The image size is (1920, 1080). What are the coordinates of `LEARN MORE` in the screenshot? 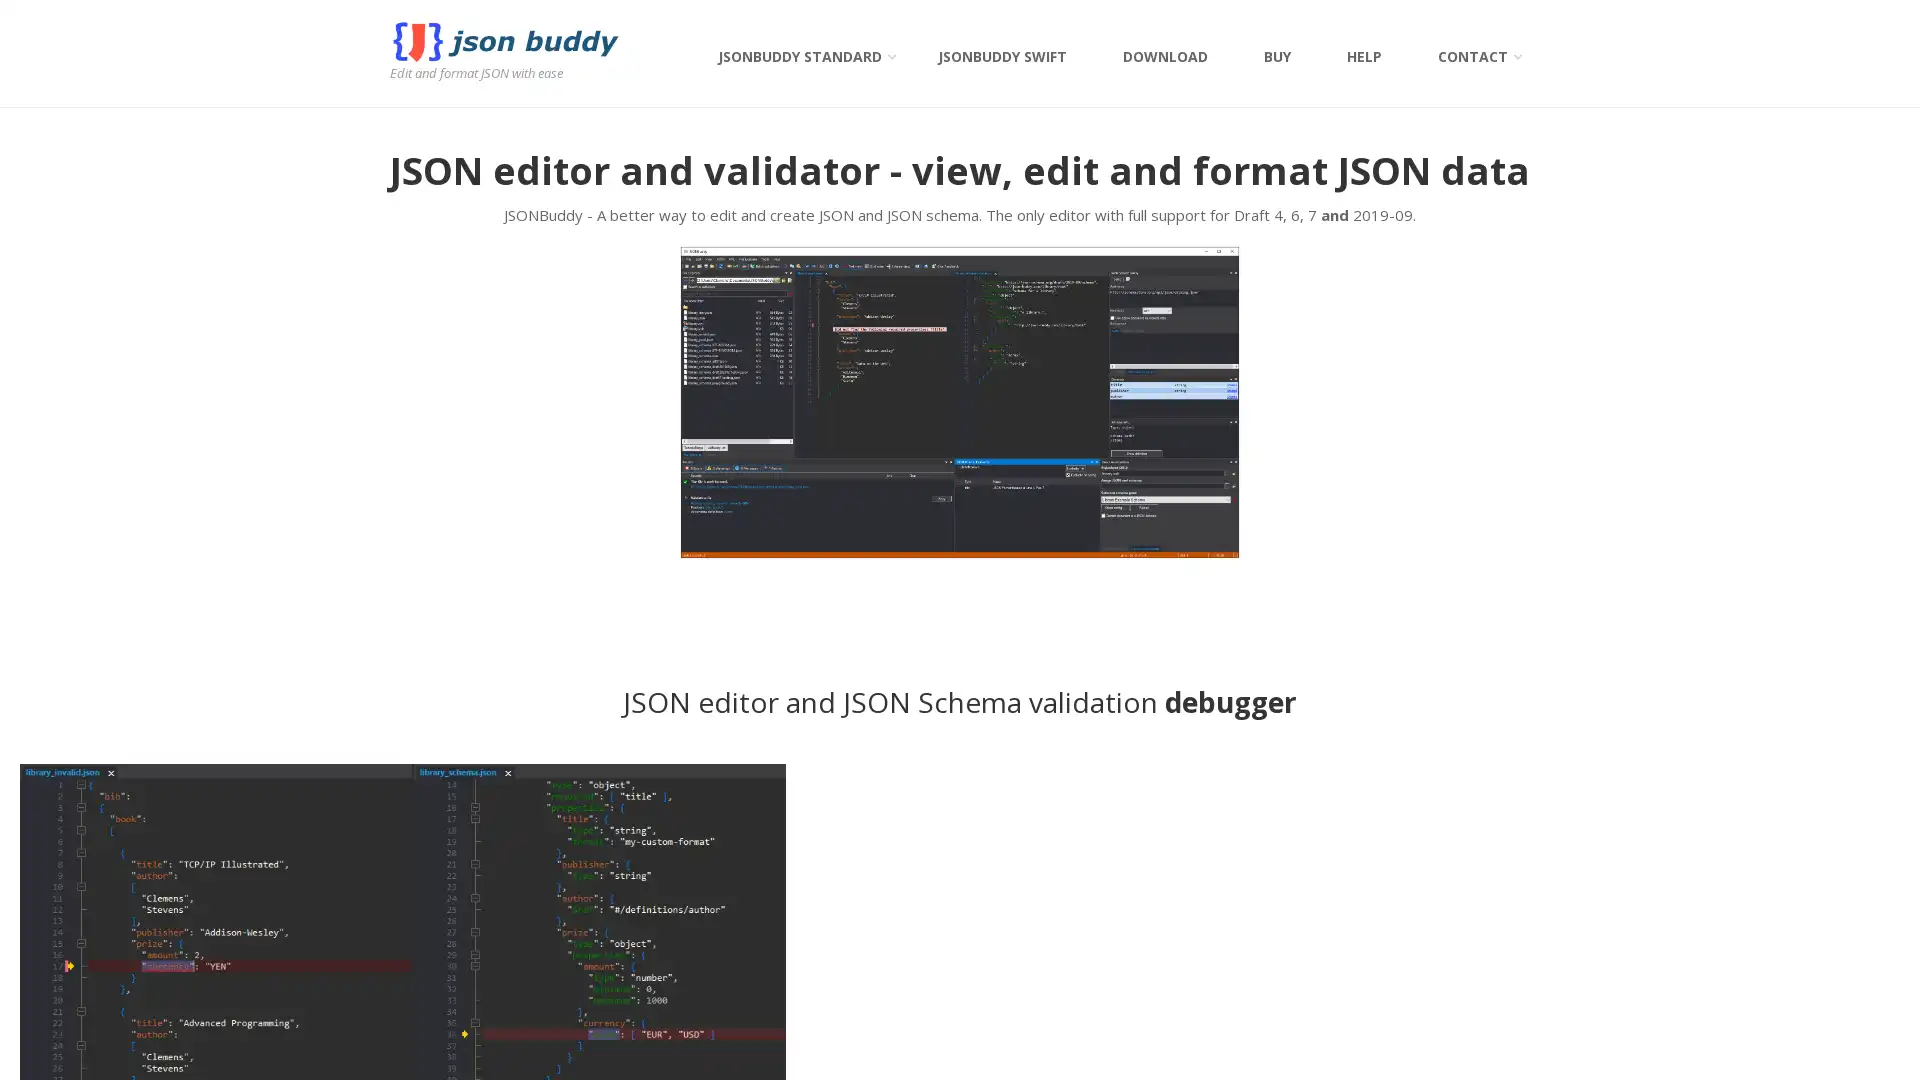 It's located at (523, 604).